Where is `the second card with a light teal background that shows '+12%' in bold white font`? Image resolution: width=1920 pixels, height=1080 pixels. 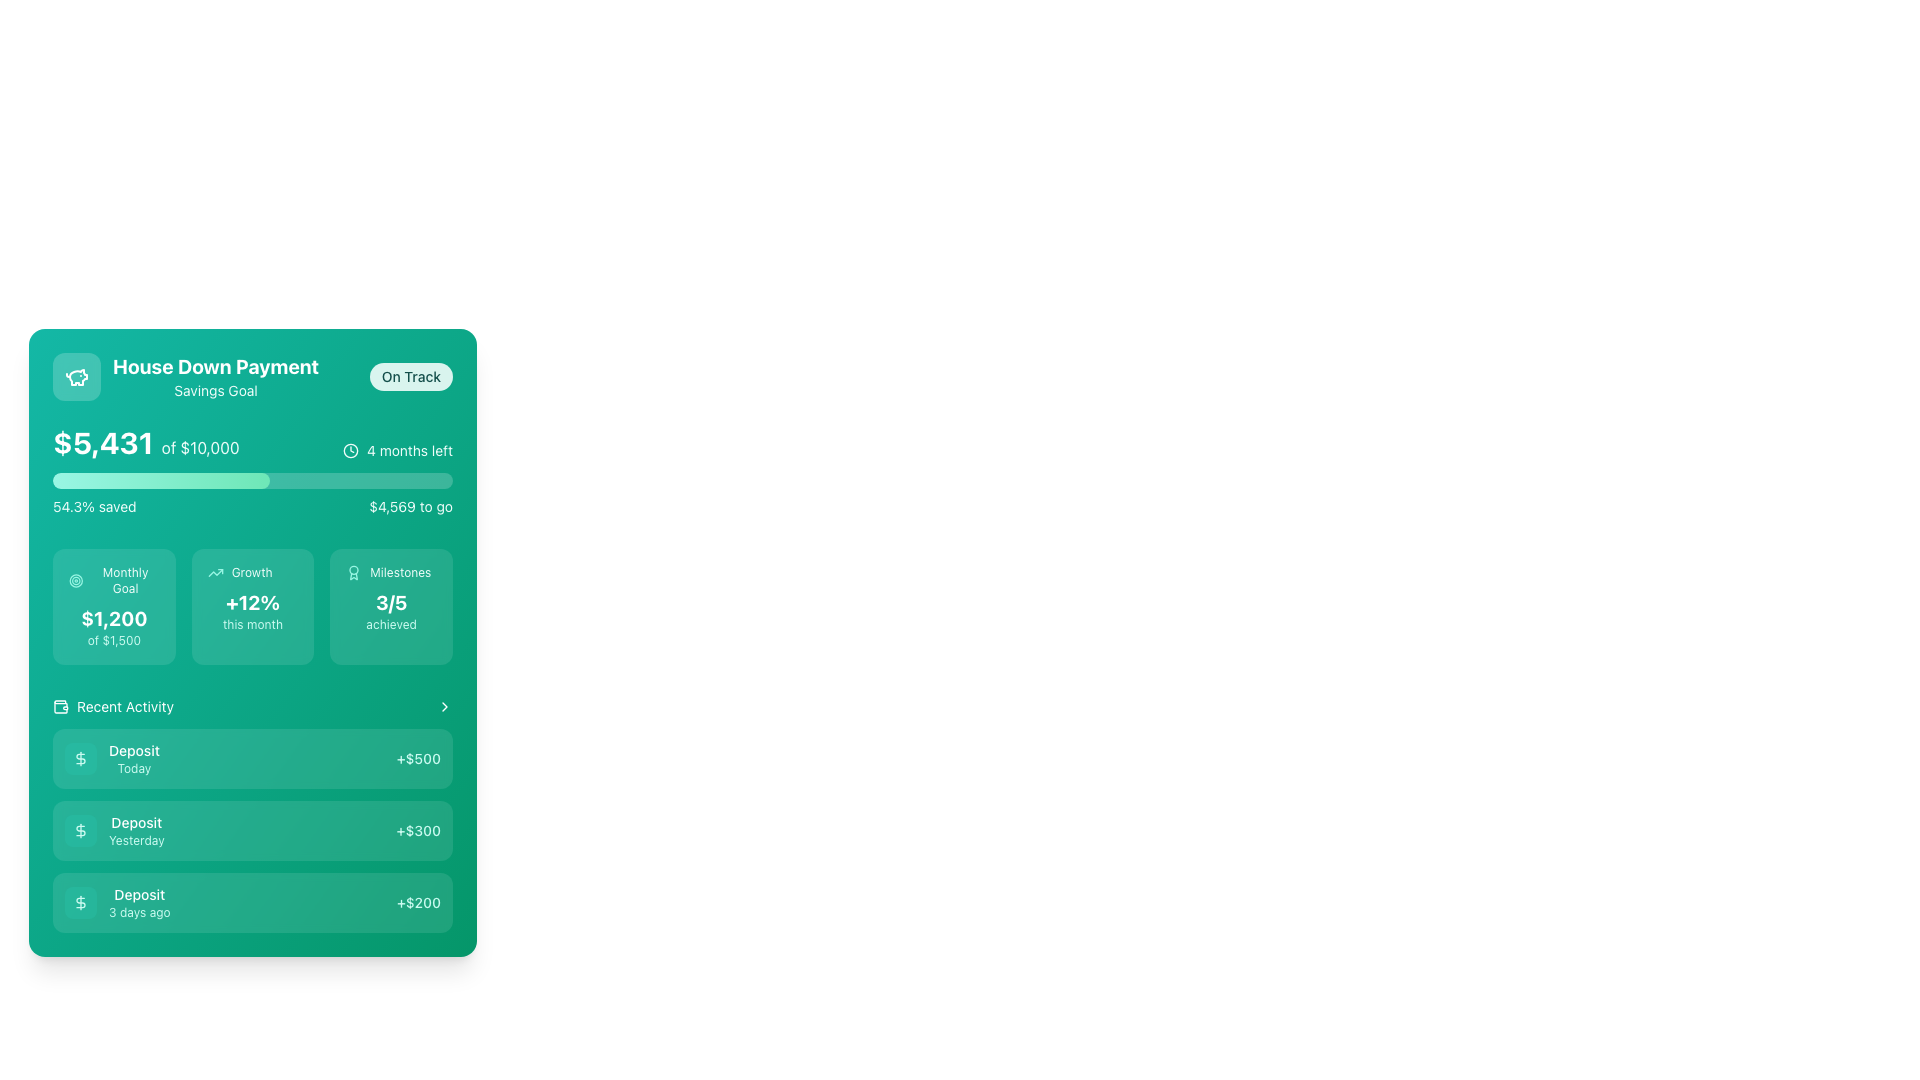 the second card with a light teal background that shows '+12%' in bold white font is located at coordinates (252, 605).